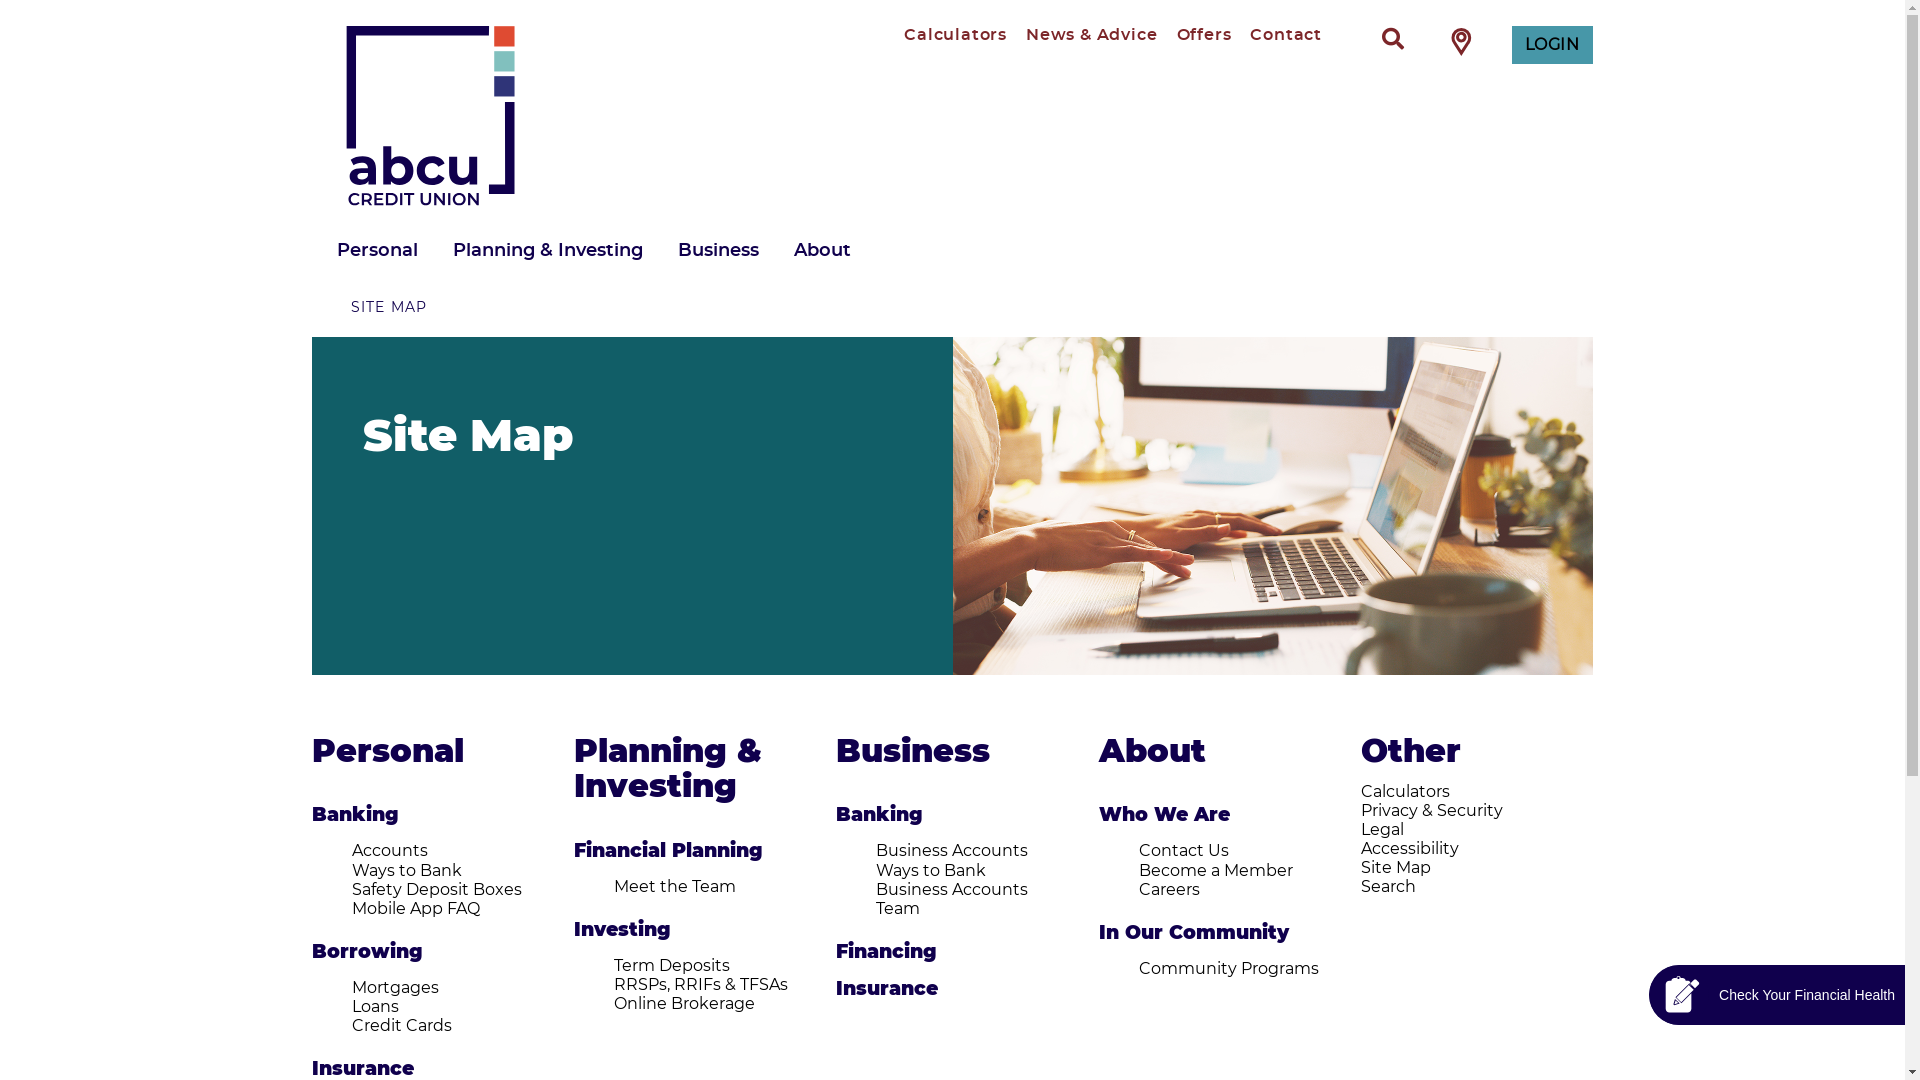  What do you see at coordinates (675, 886) in the screenshot?
I see `'Meet the Team'` at bounding box center [675, 886].